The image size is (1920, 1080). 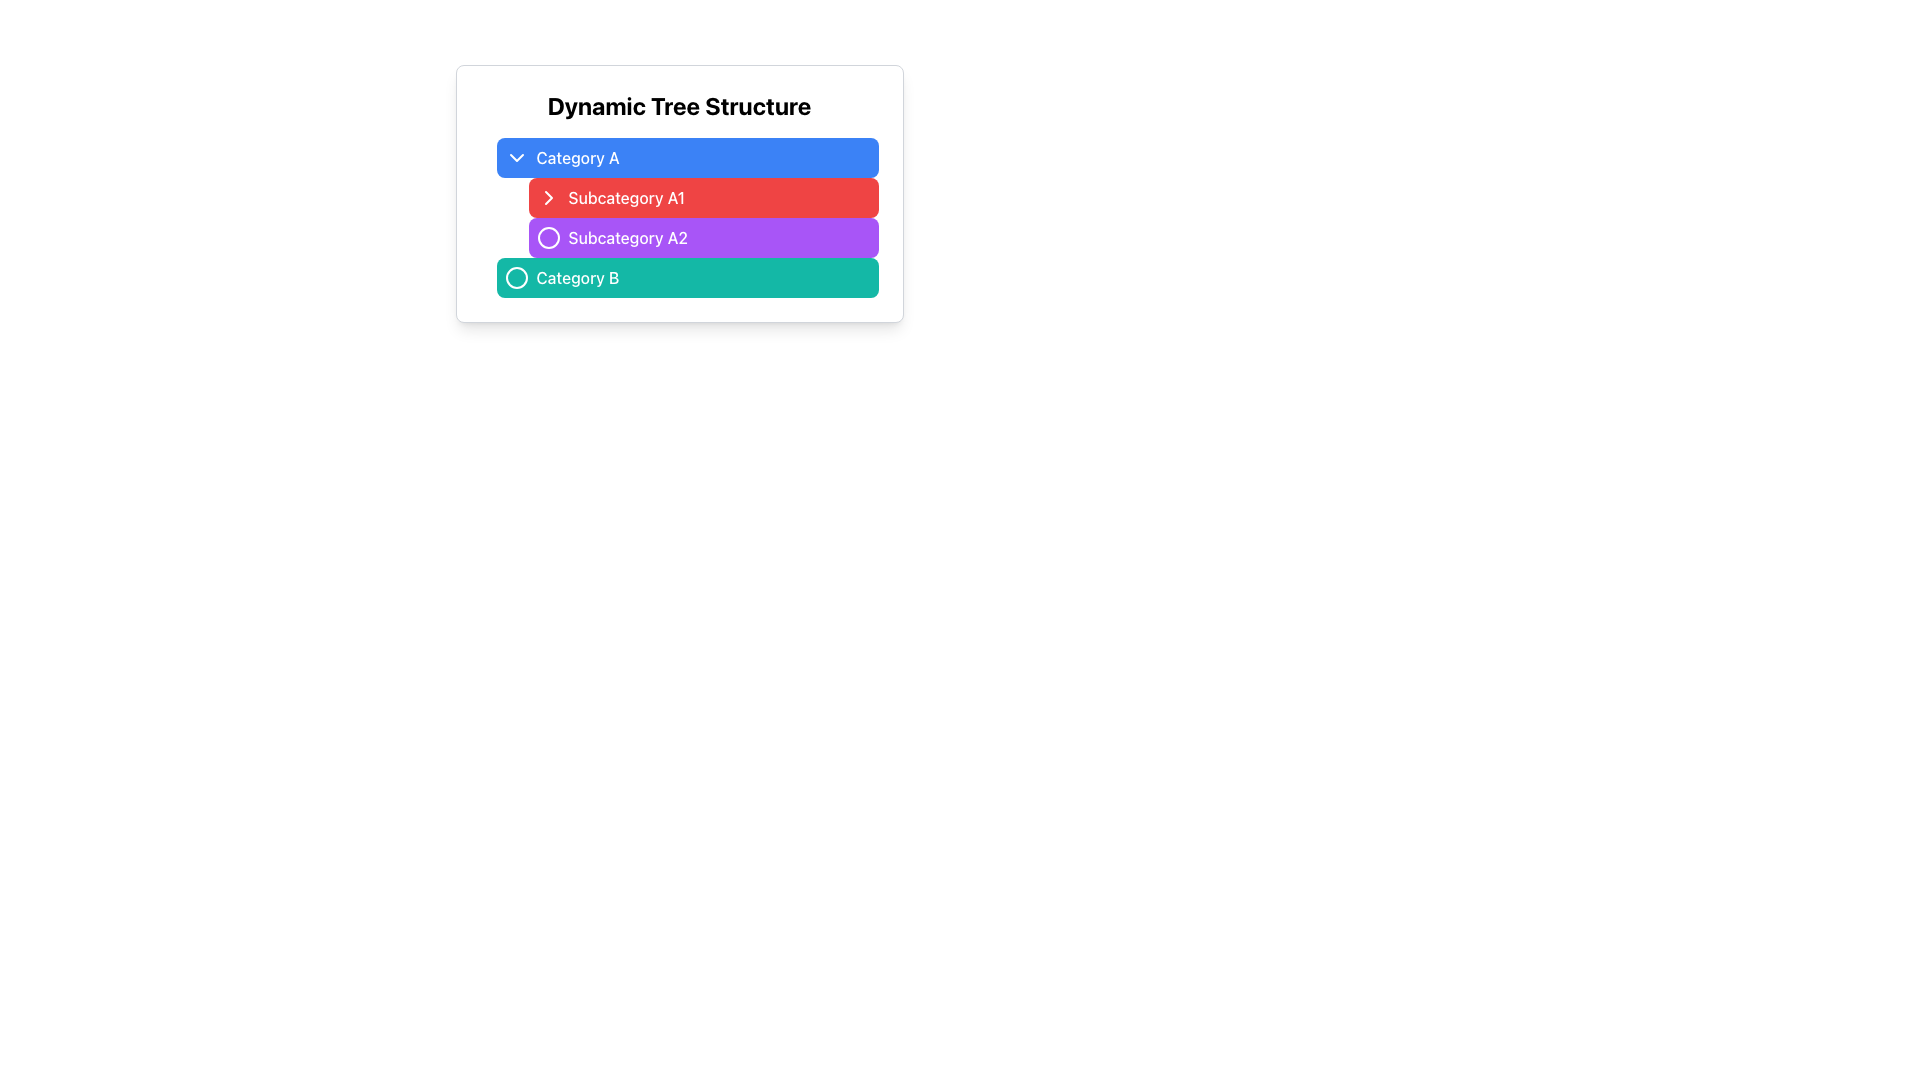 I want to click on the interactive icon representing 'Subcategory A2', so click(x=548, y=237).